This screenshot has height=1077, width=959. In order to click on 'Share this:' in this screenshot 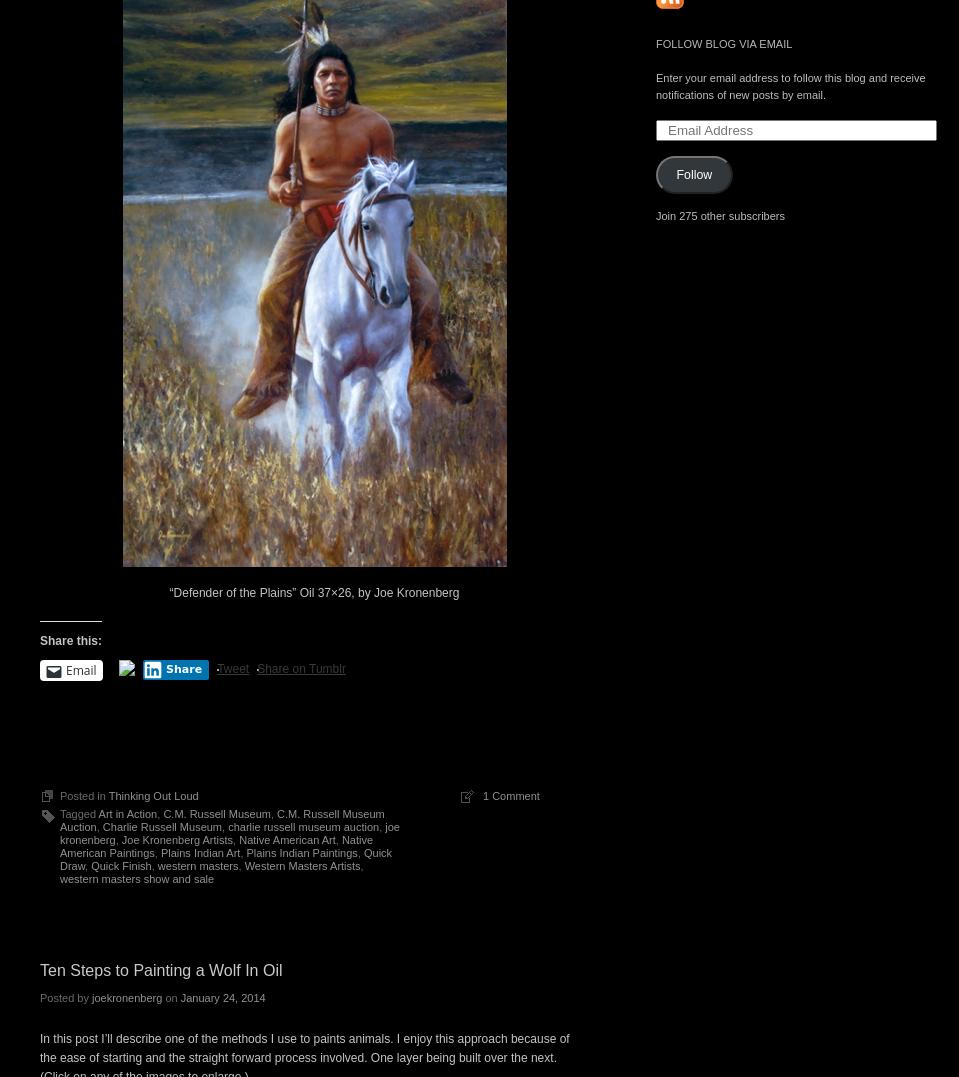, I will do `click(38, 641)`.